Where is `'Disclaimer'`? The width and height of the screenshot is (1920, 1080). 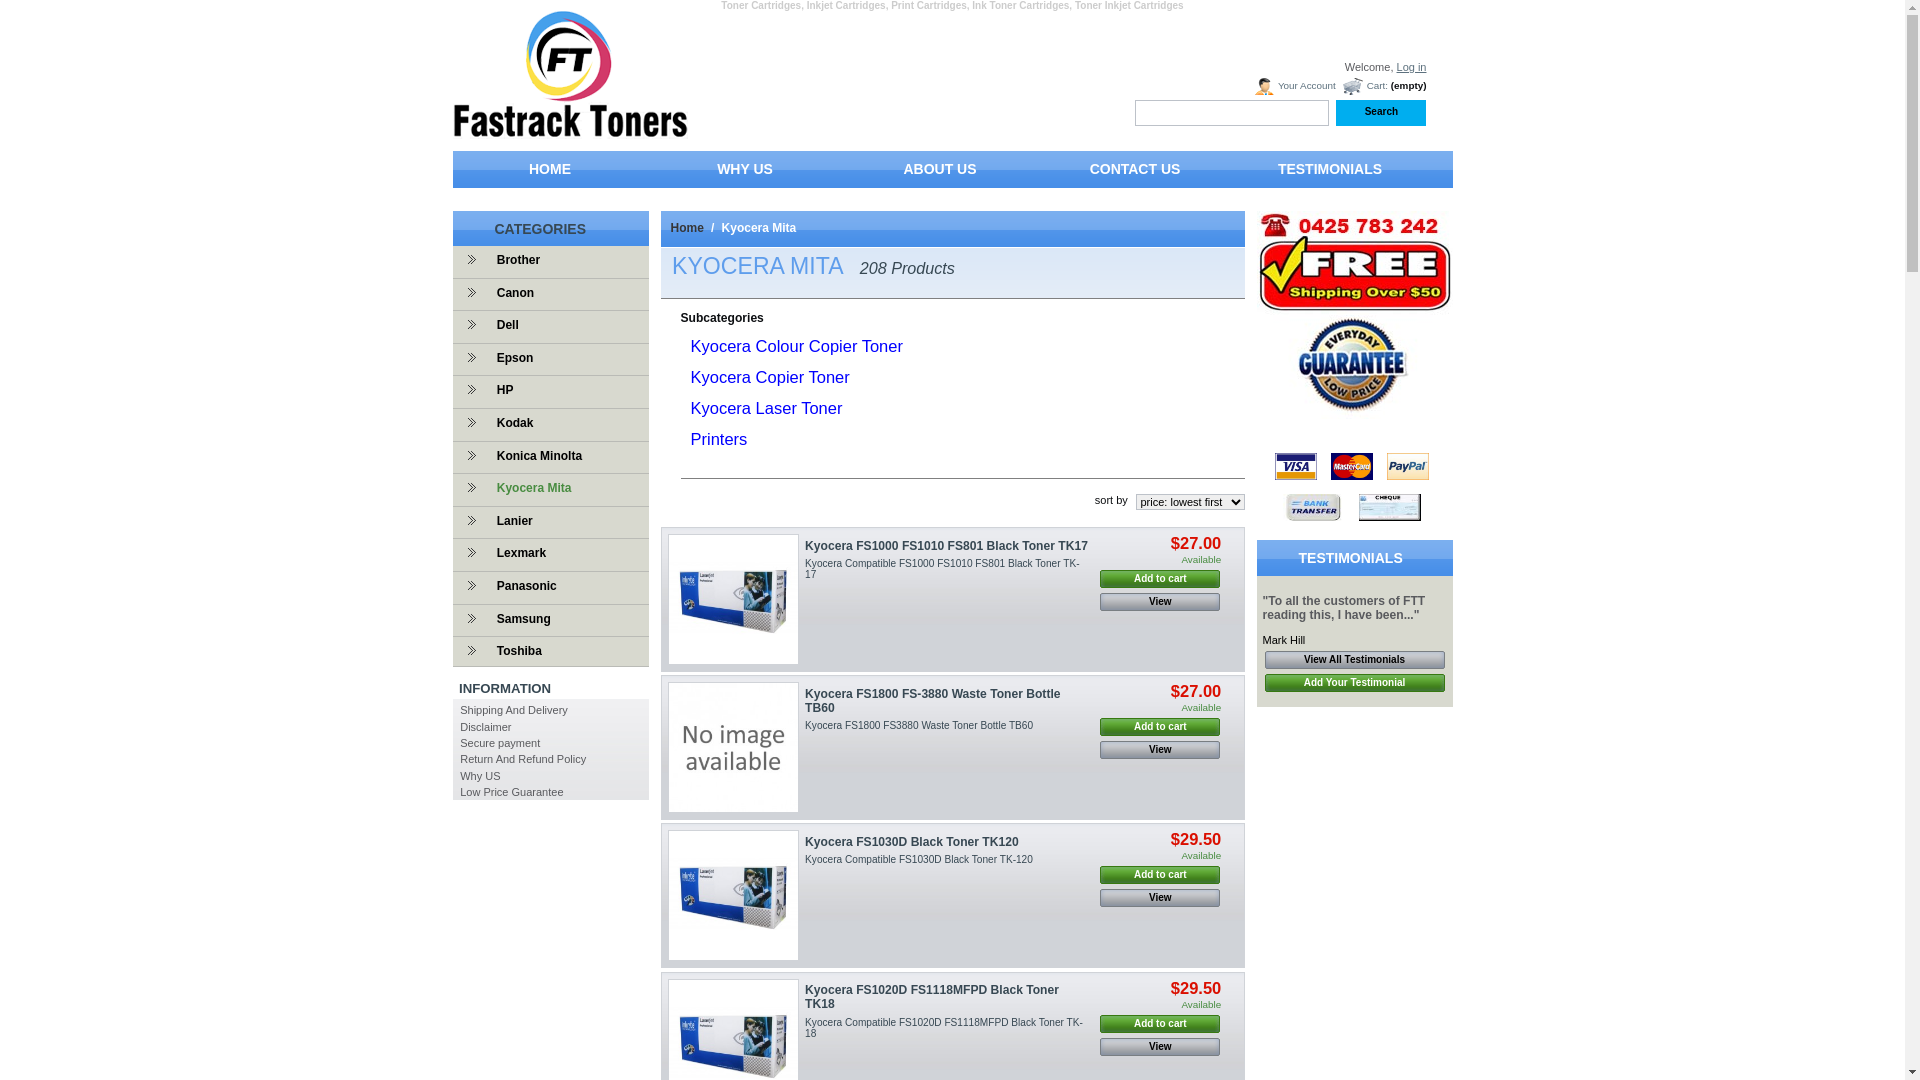
'Disclaimer' is located at coordinates (485, 726).